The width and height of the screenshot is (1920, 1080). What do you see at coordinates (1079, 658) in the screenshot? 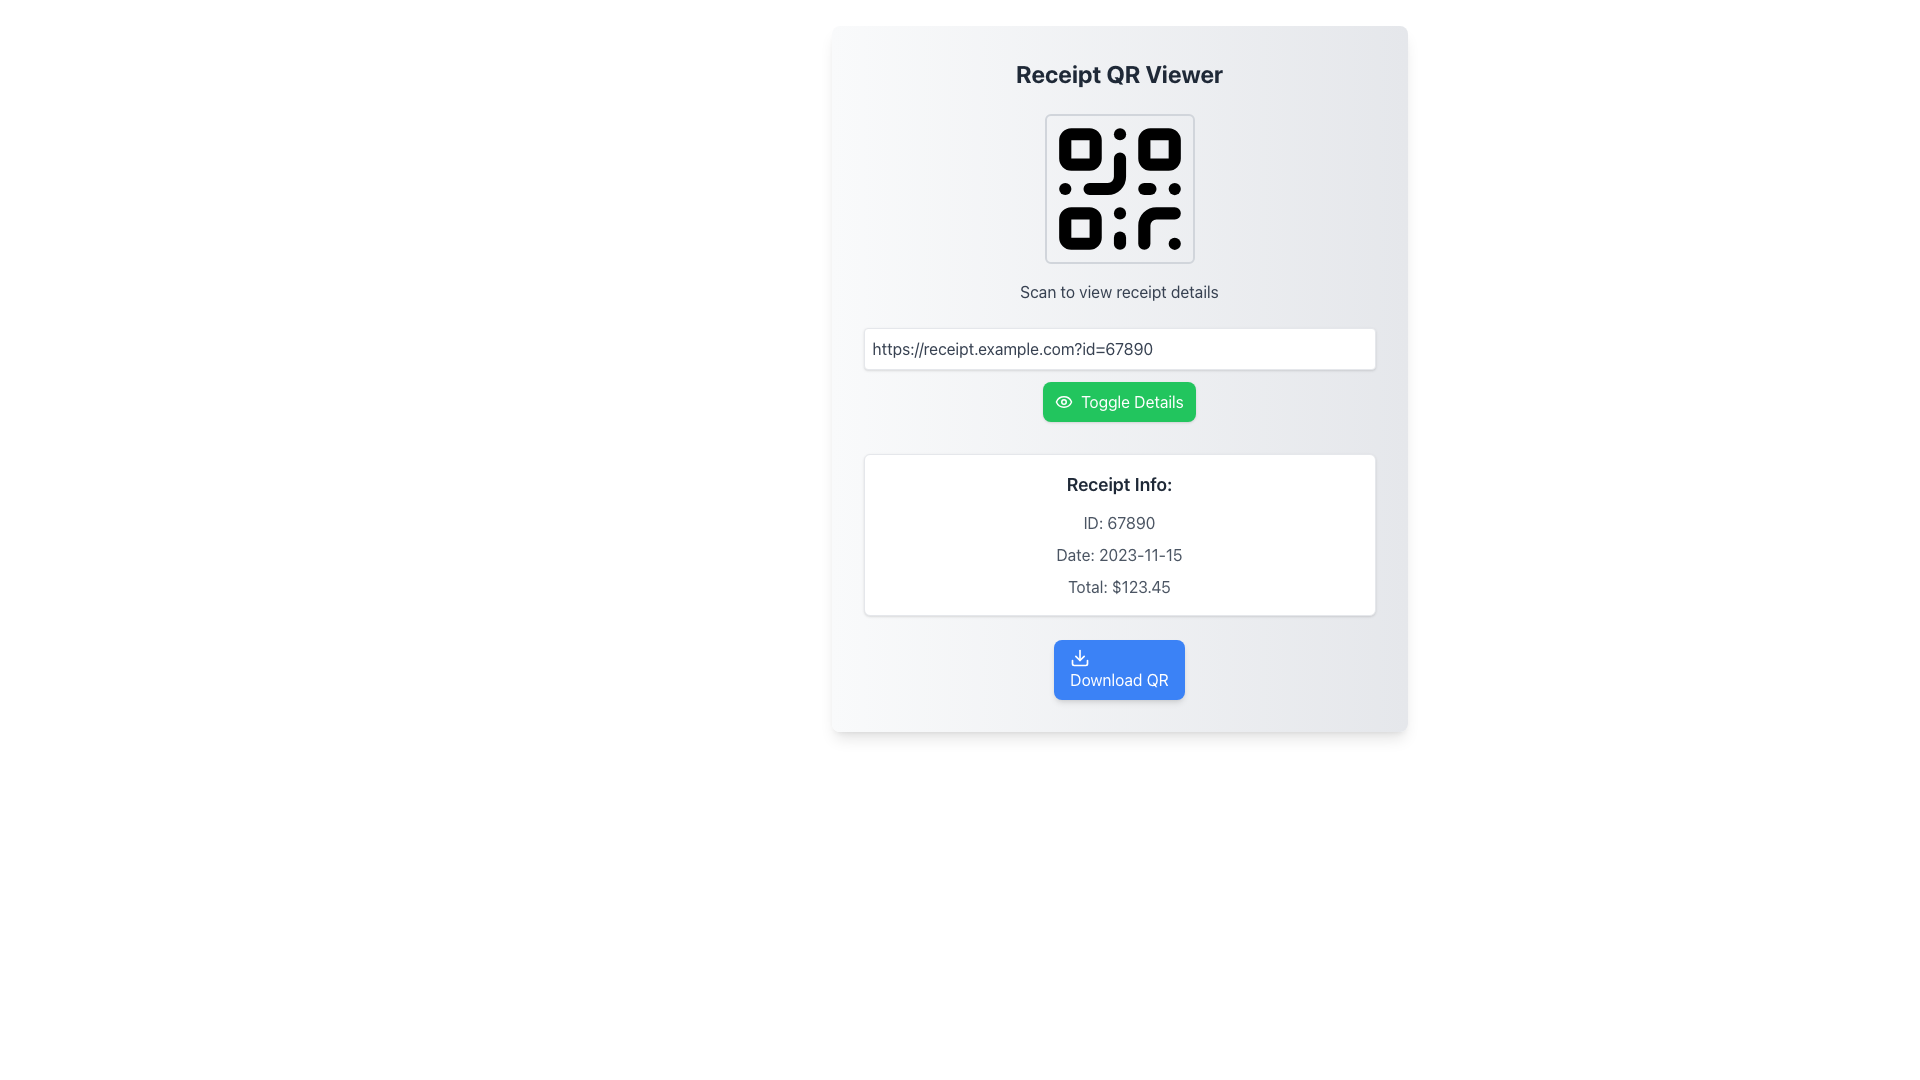
I see `the QR code download icon located at the top-left portion of the 'Download QR' button` at bounding box center [1079, 658].